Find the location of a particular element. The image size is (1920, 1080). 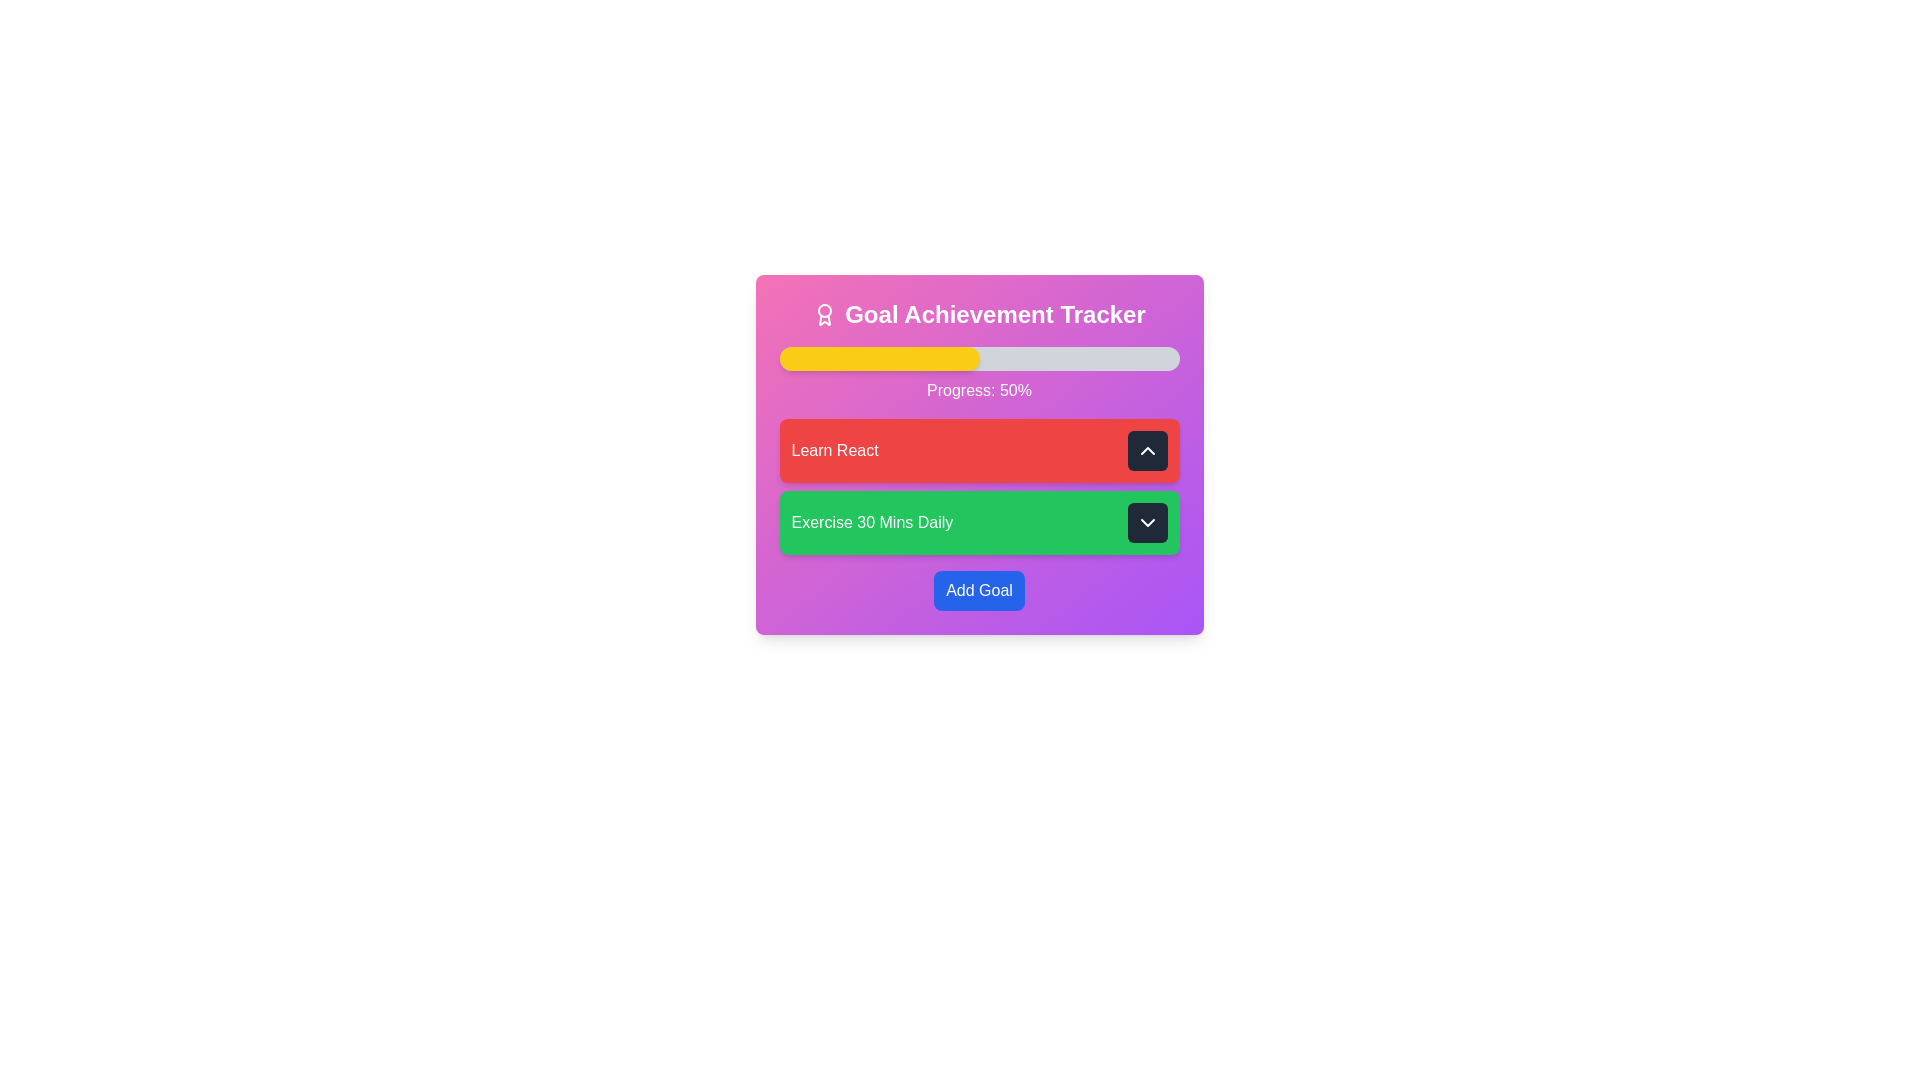

the Progress Indicator that visually represents the progress of a task, currently displaying a progress level of 50%, located within the gray progress bar of the 'Goal Achievement Tracker' card is located at coordinates (879, 357).